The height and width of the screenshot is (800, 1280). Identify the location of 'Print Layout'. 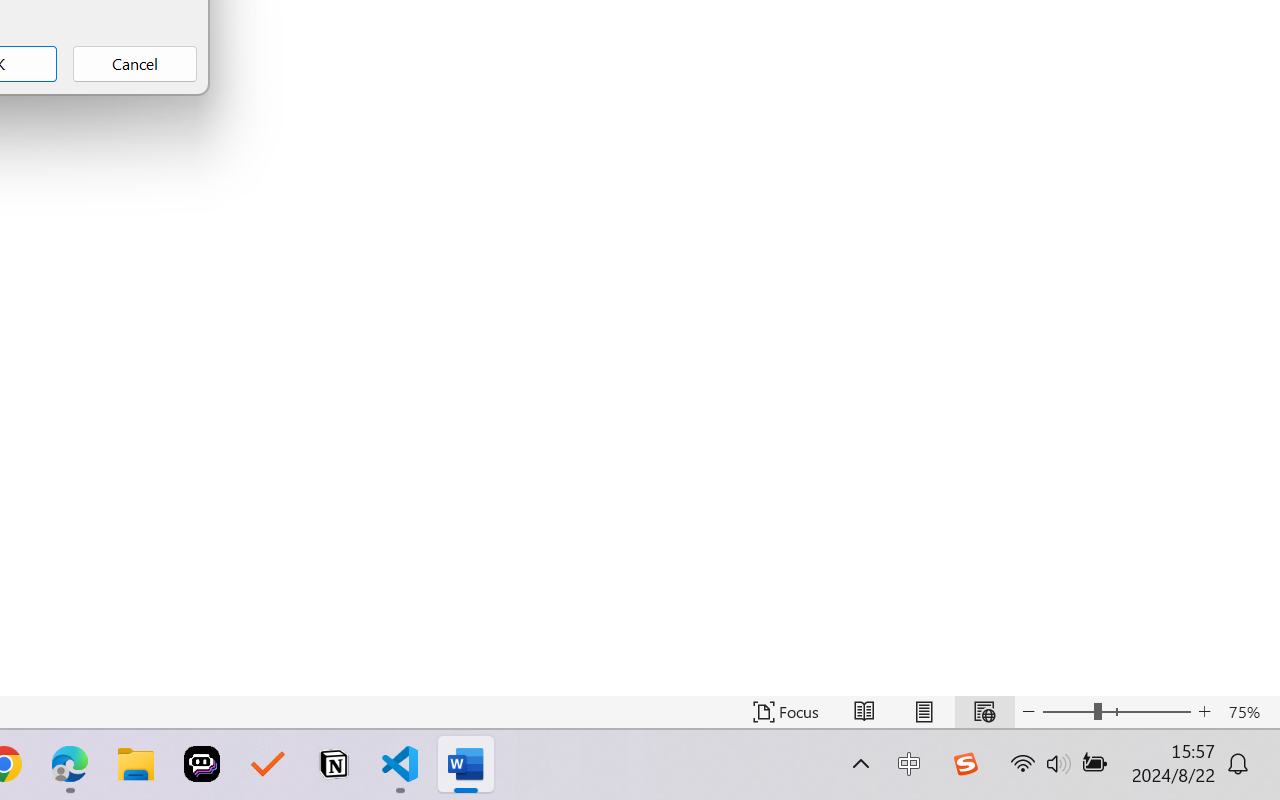
(923, 711).